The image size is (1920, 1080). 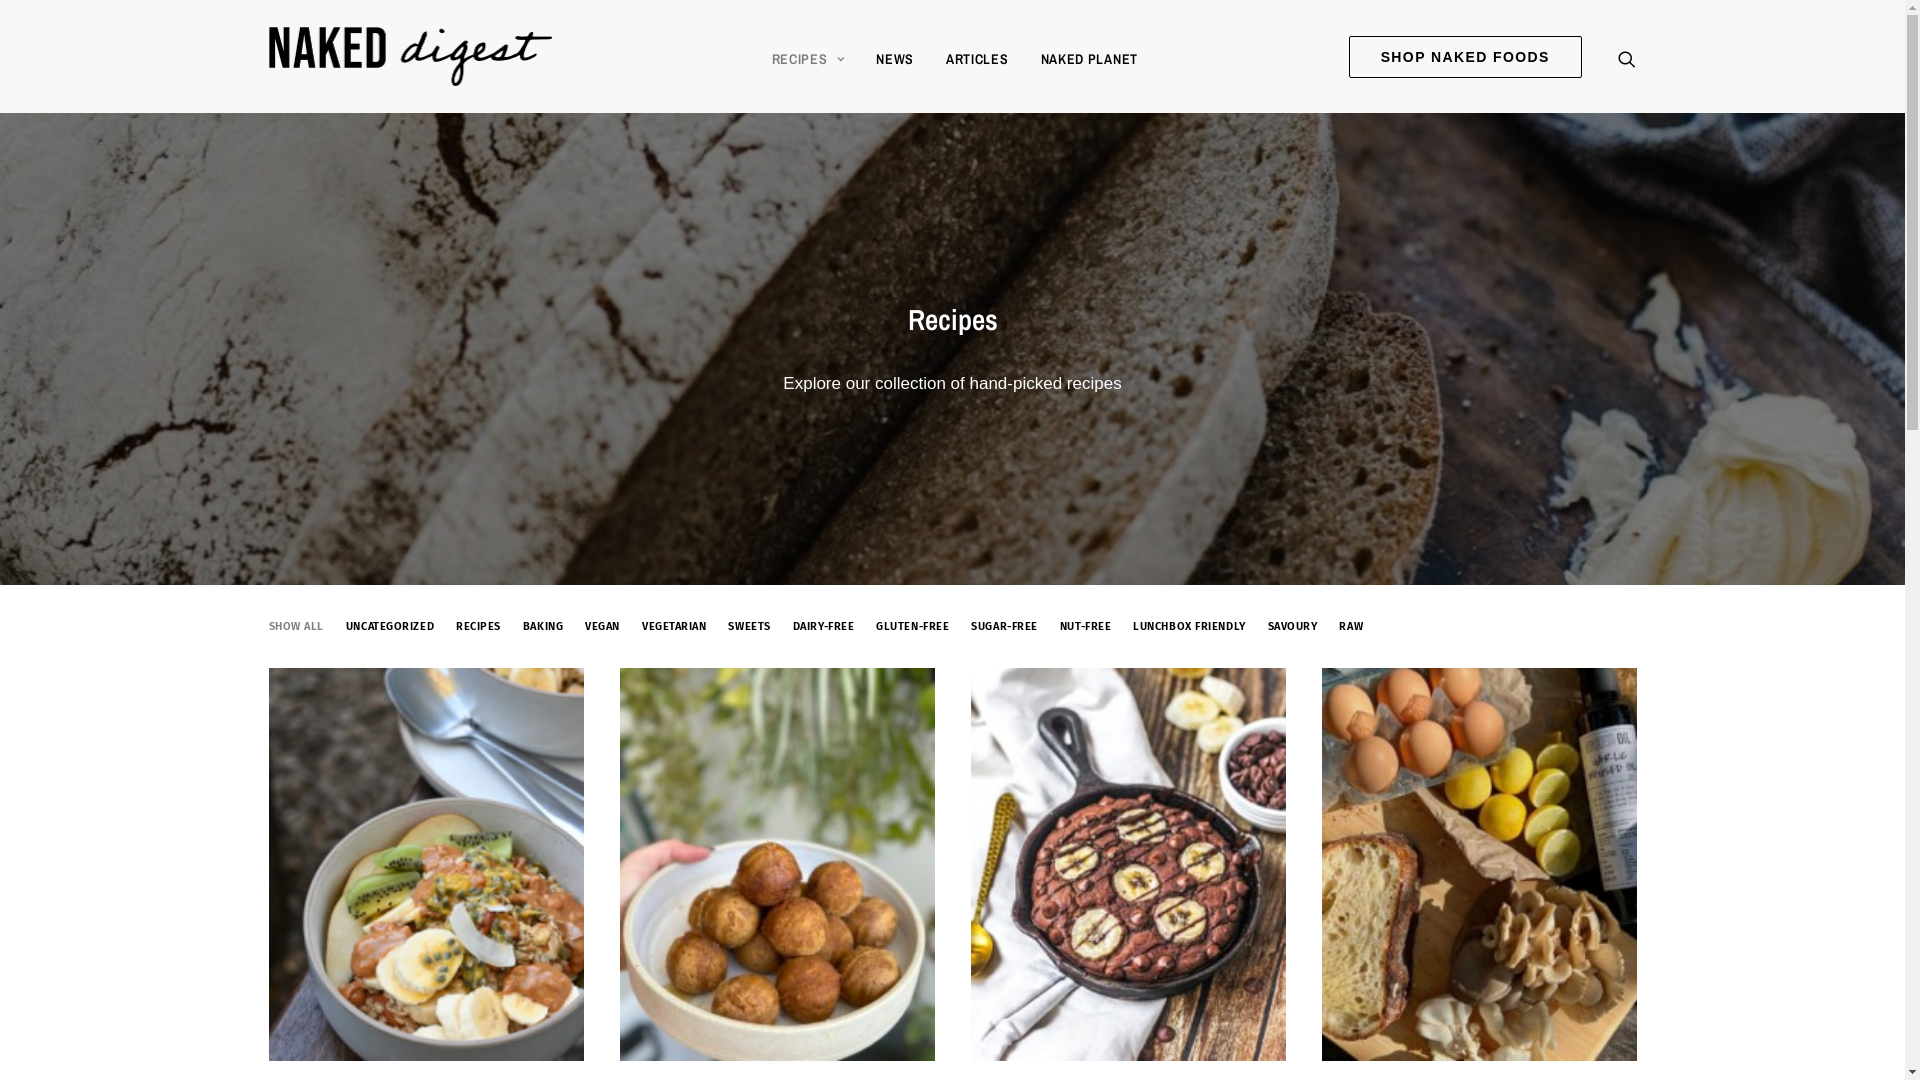 I want to click on 'UNCATEGORIZED', so click(x=389, y=625).